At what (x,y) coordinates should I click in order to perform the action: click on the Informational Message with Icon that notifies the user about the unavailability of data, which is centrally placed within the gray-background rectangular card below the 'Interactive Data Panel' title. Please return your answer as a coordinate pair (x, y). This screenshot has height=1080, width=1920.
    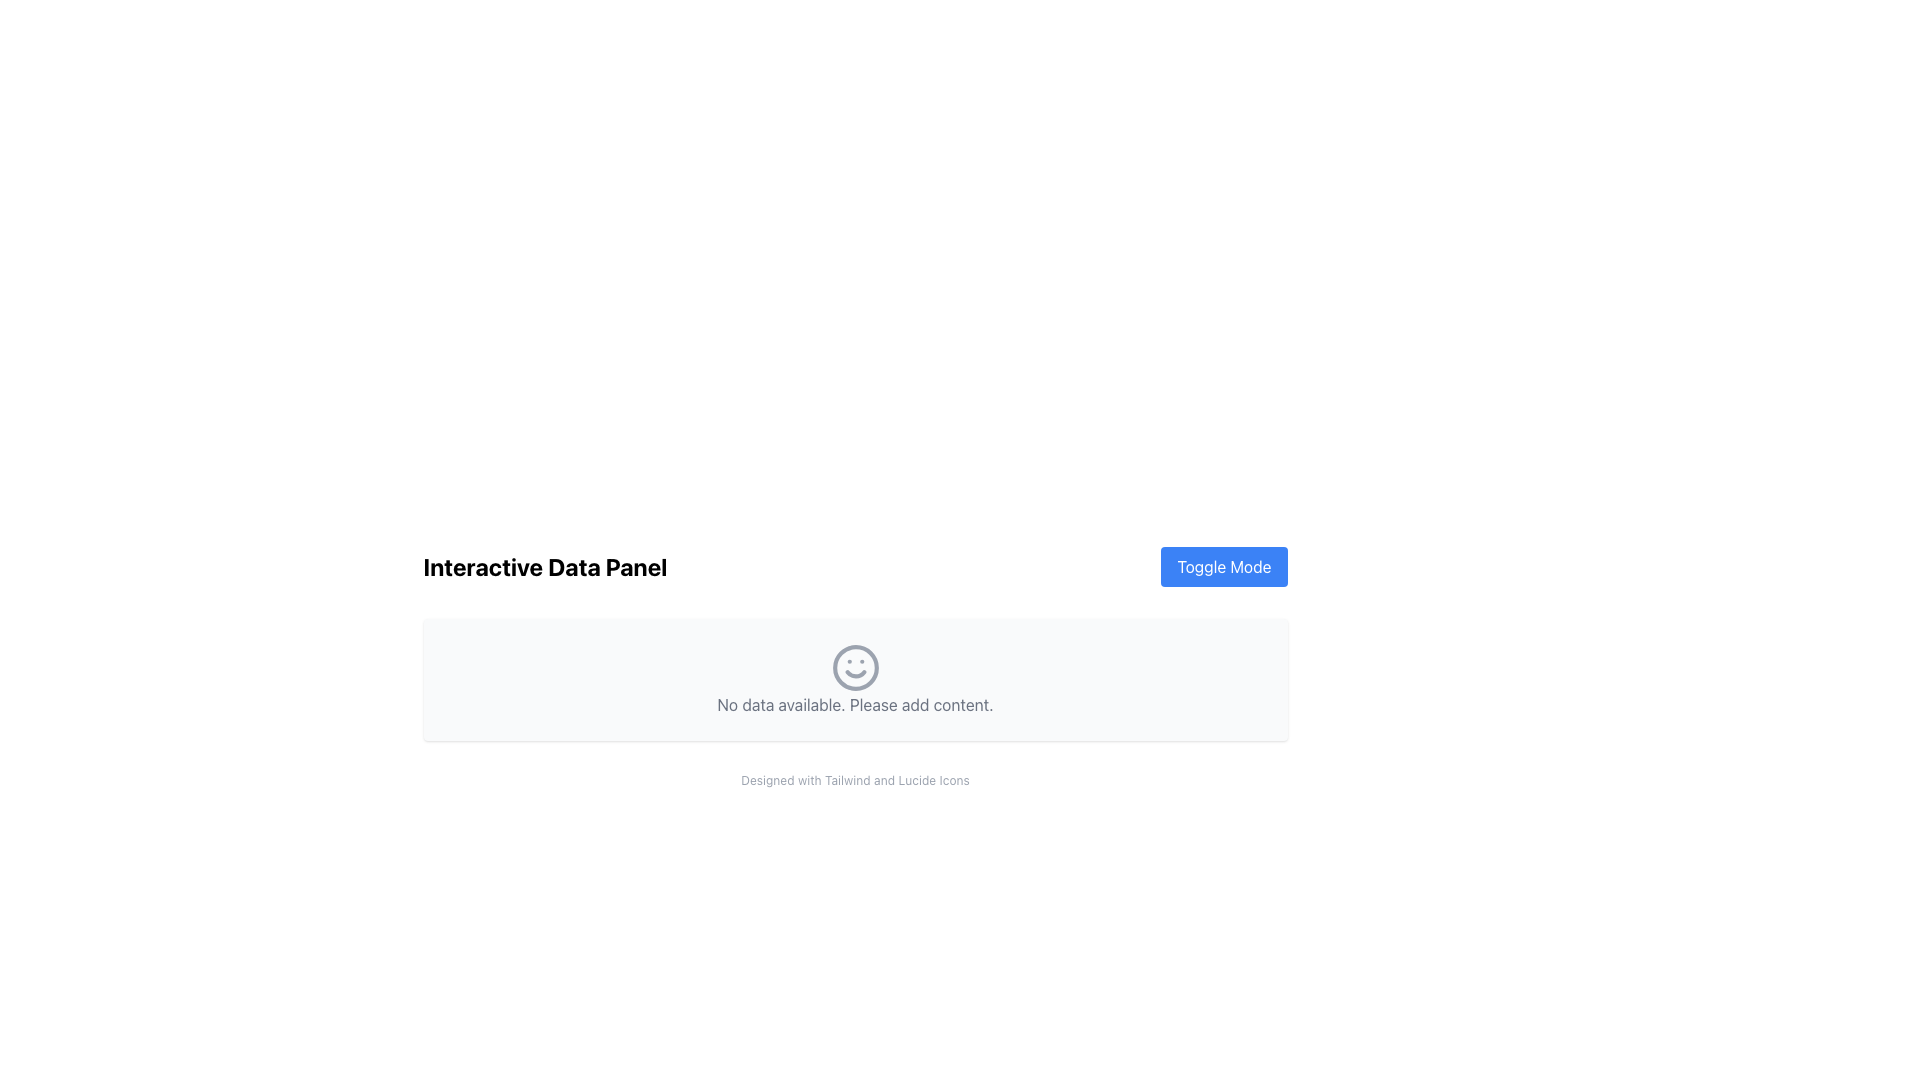
    Looking at the image, I should click on (855, 678).